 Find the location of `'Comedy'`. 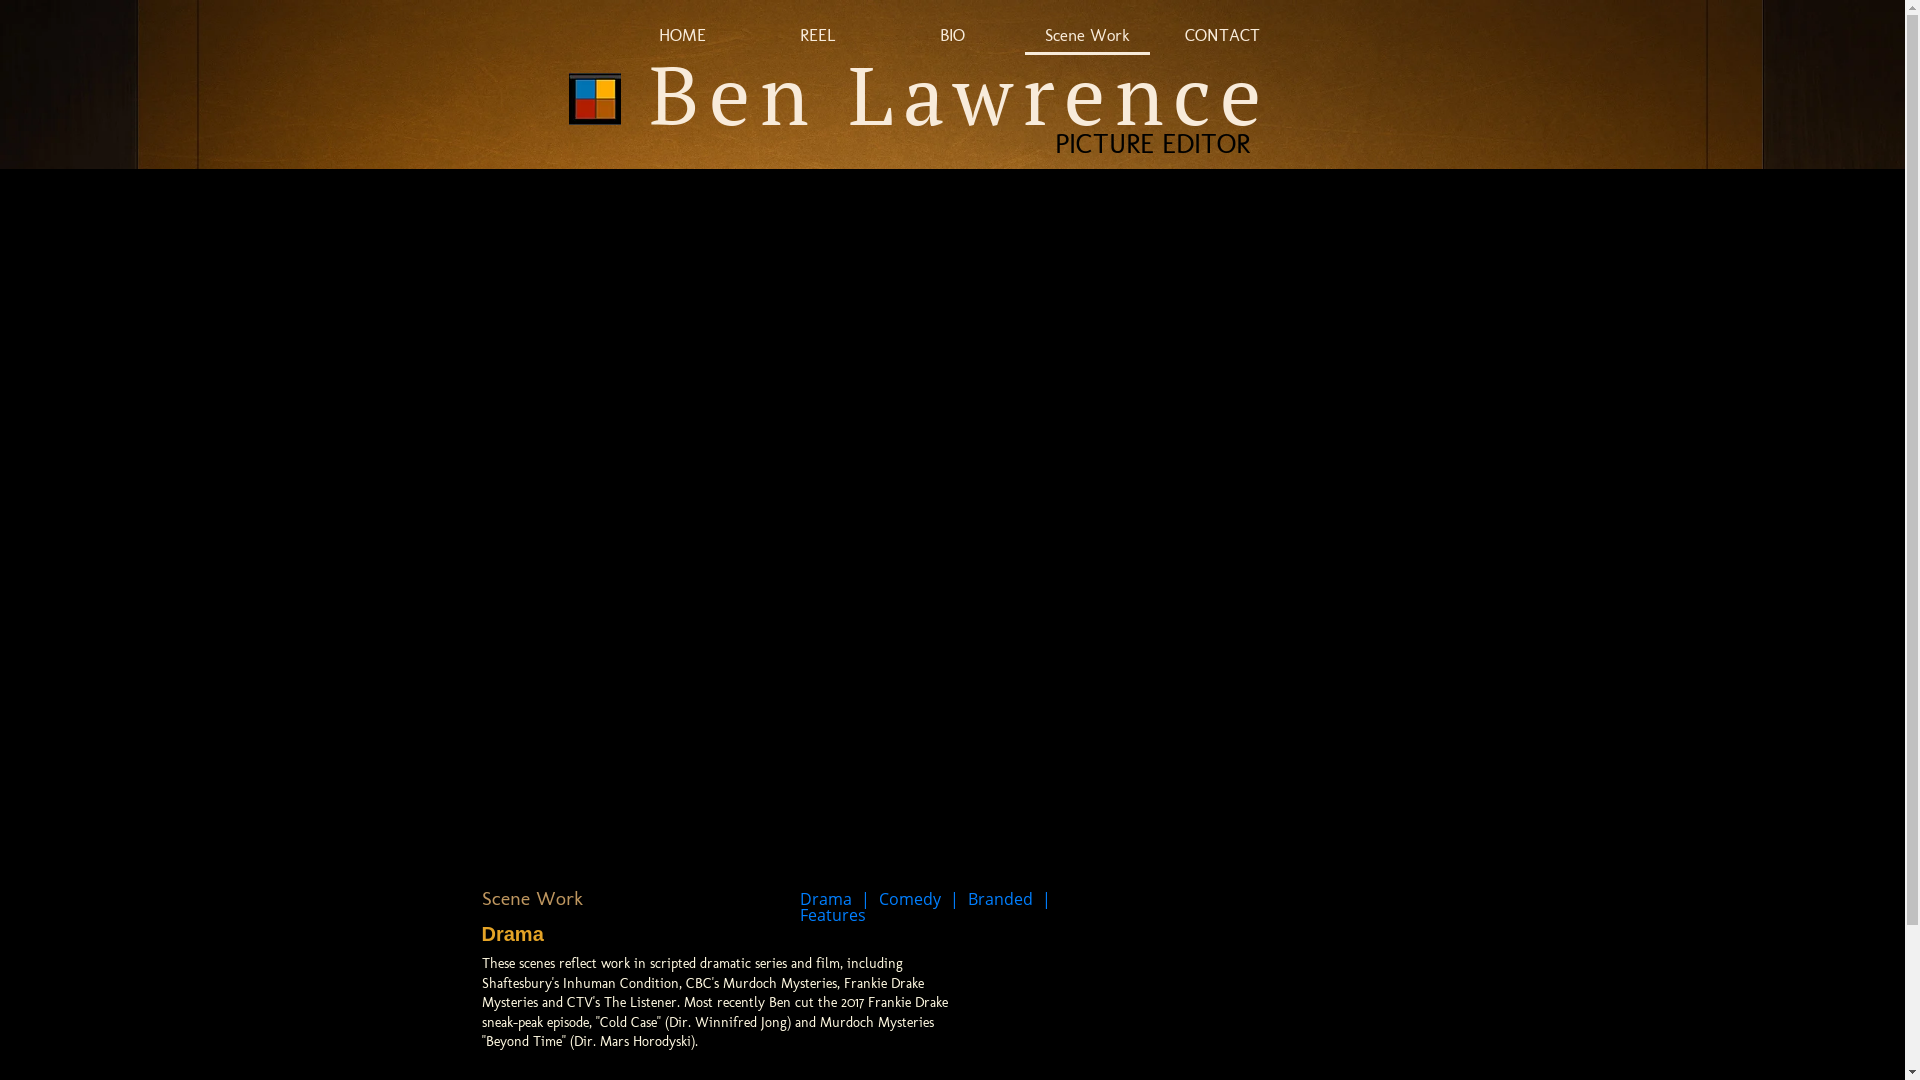

'Comedy' is located at coordinates (878, 897).